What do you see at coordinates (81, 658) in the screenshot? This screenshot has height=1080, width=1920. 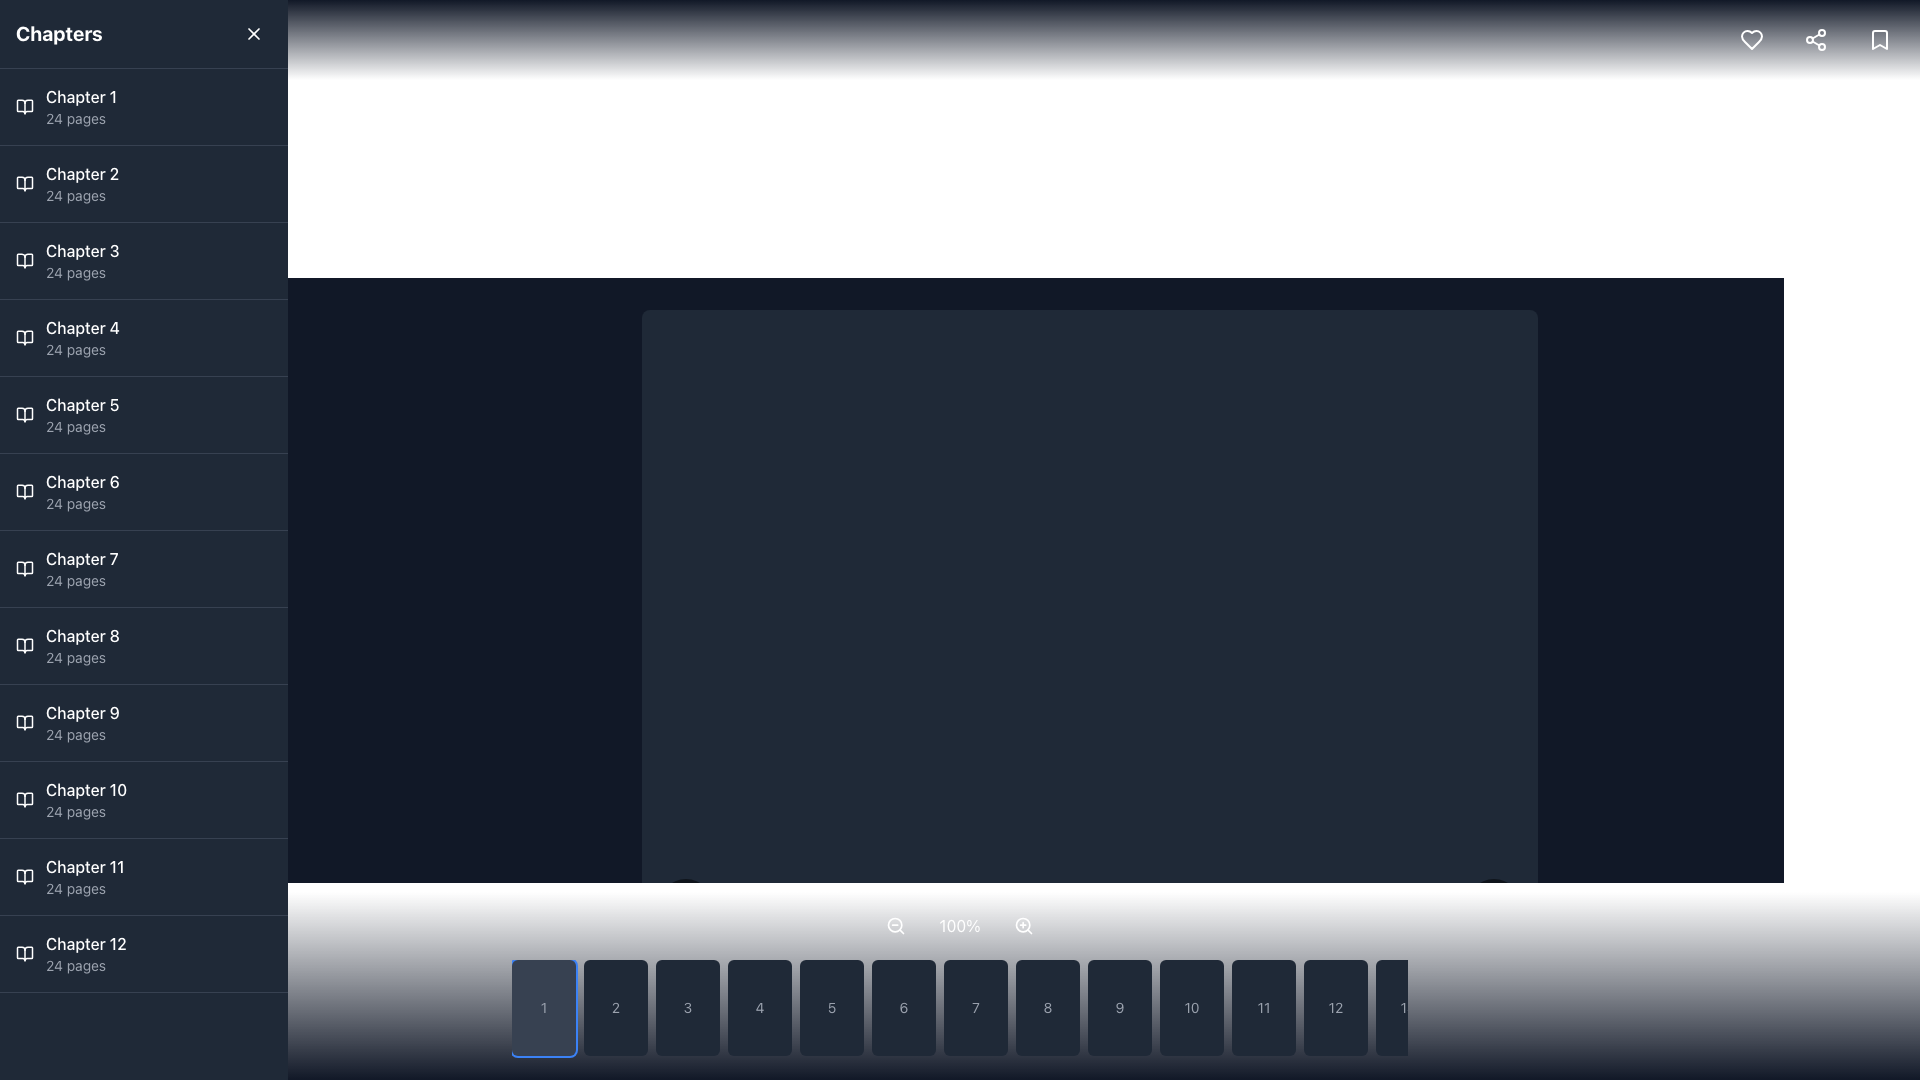 I see `the Text label that indicates the number of pages in Chapter 8, located in the left panel under the 'Chapter 8' item` at bounding box center [81, 658].